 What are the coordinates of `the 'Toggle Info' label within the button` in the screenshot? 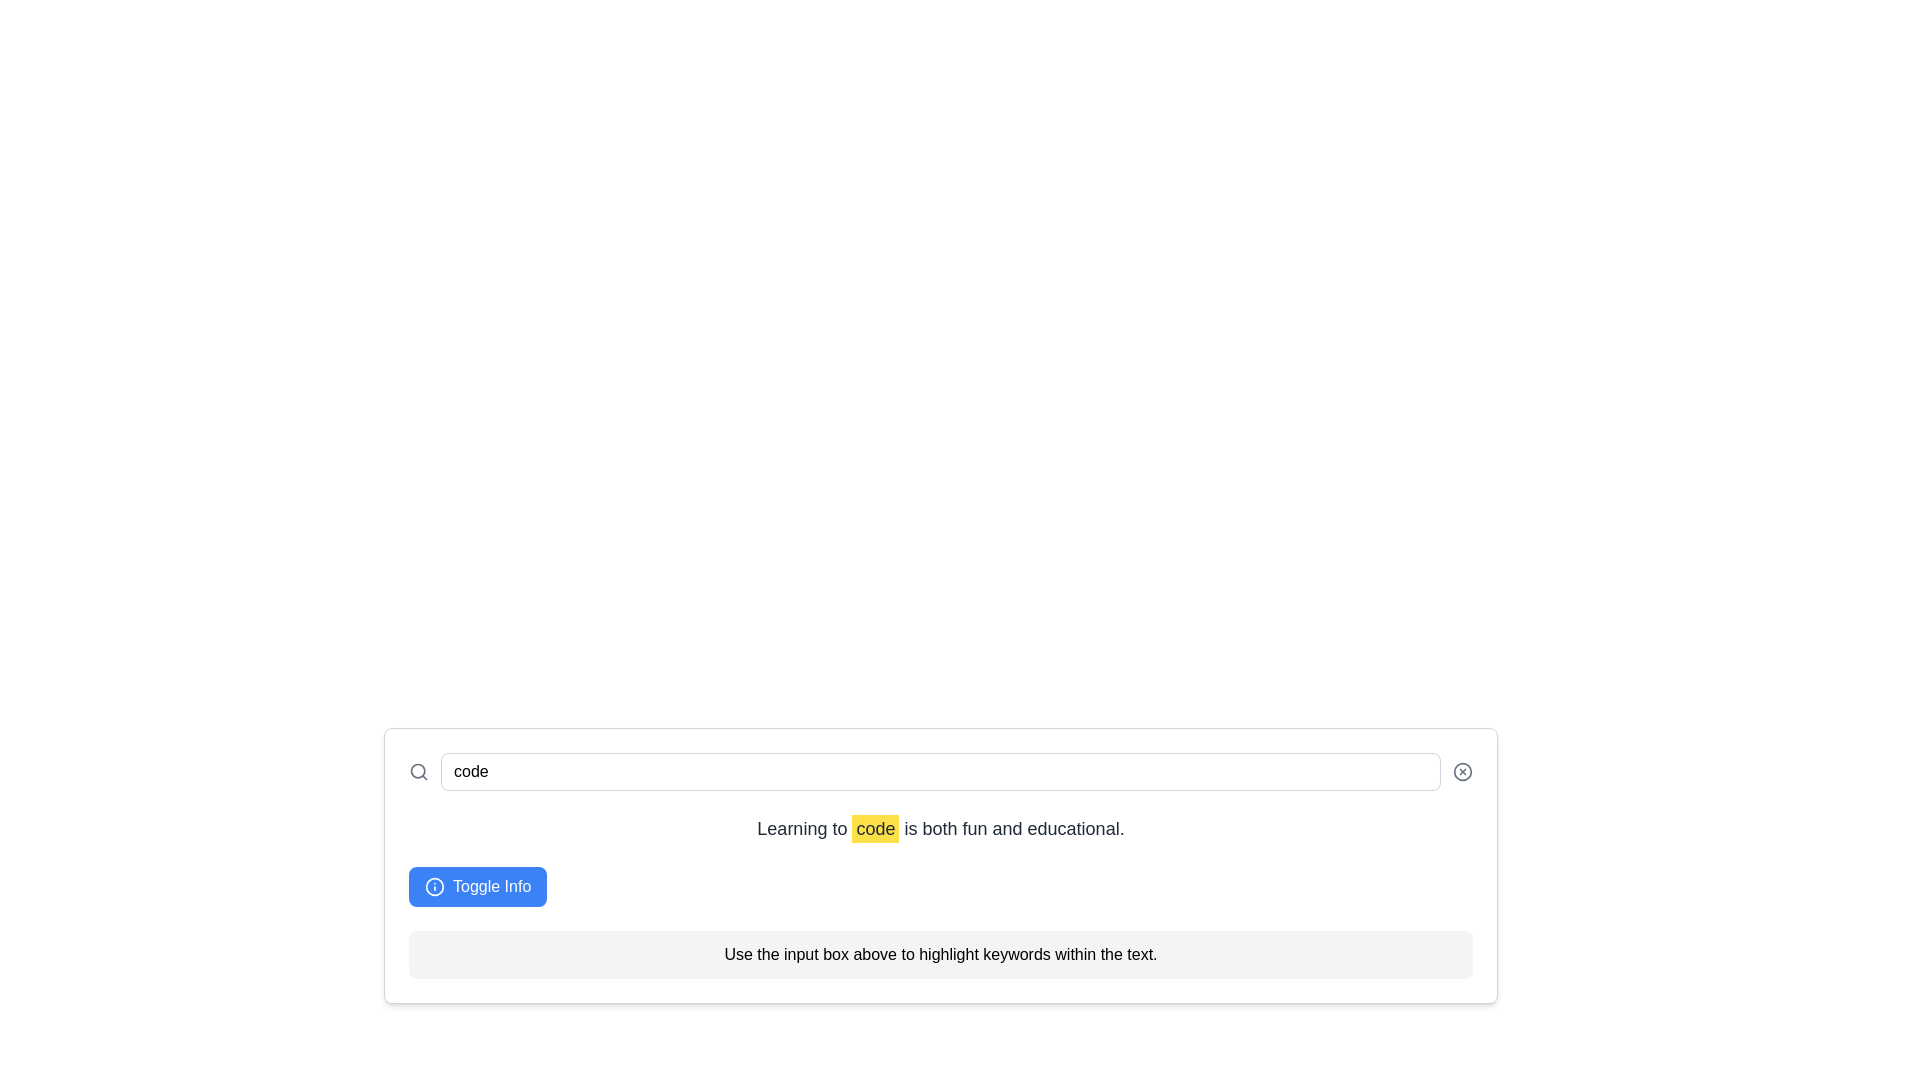 It's located at (492, 886).